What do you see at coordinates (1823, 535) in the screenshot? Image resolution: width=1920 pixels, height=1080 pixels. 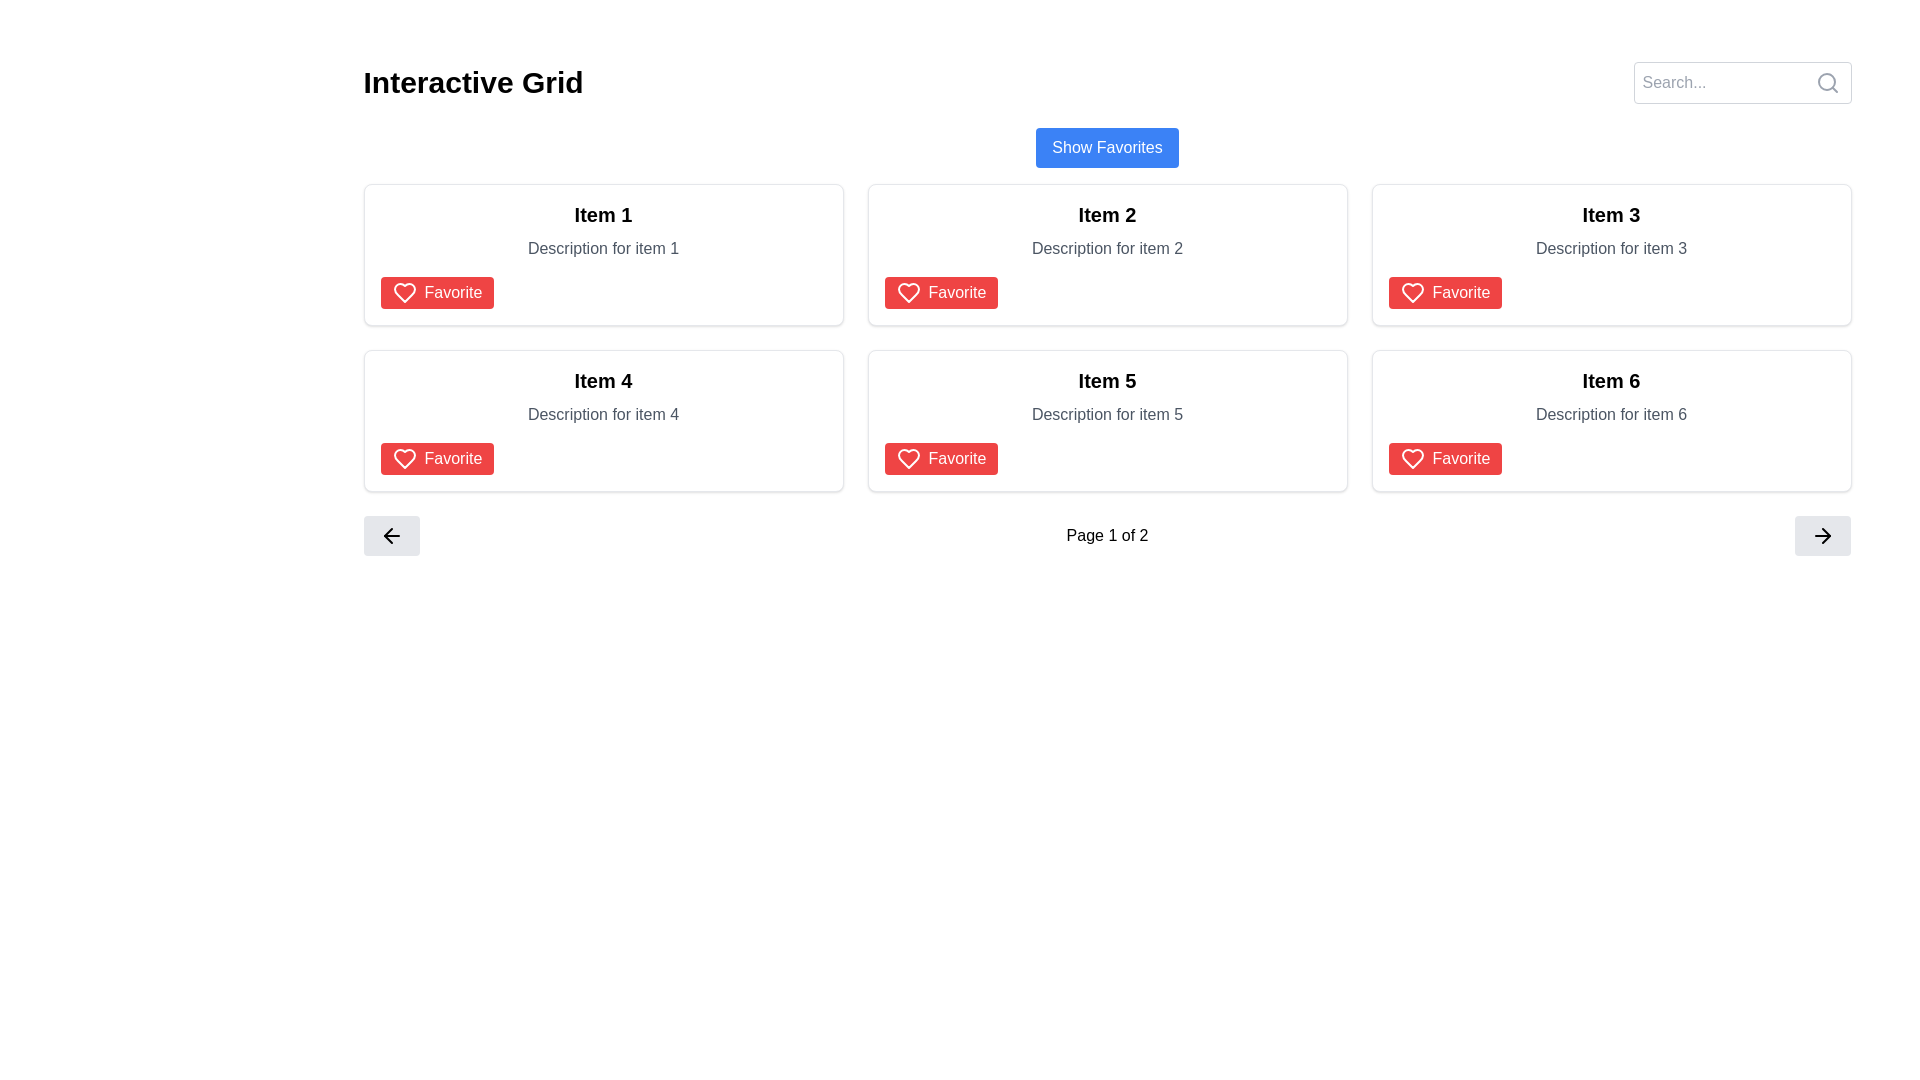 I see `the gray rectangular button with rounded corners and a right-pointing arrow icon` at bounding box center [1823, 535].